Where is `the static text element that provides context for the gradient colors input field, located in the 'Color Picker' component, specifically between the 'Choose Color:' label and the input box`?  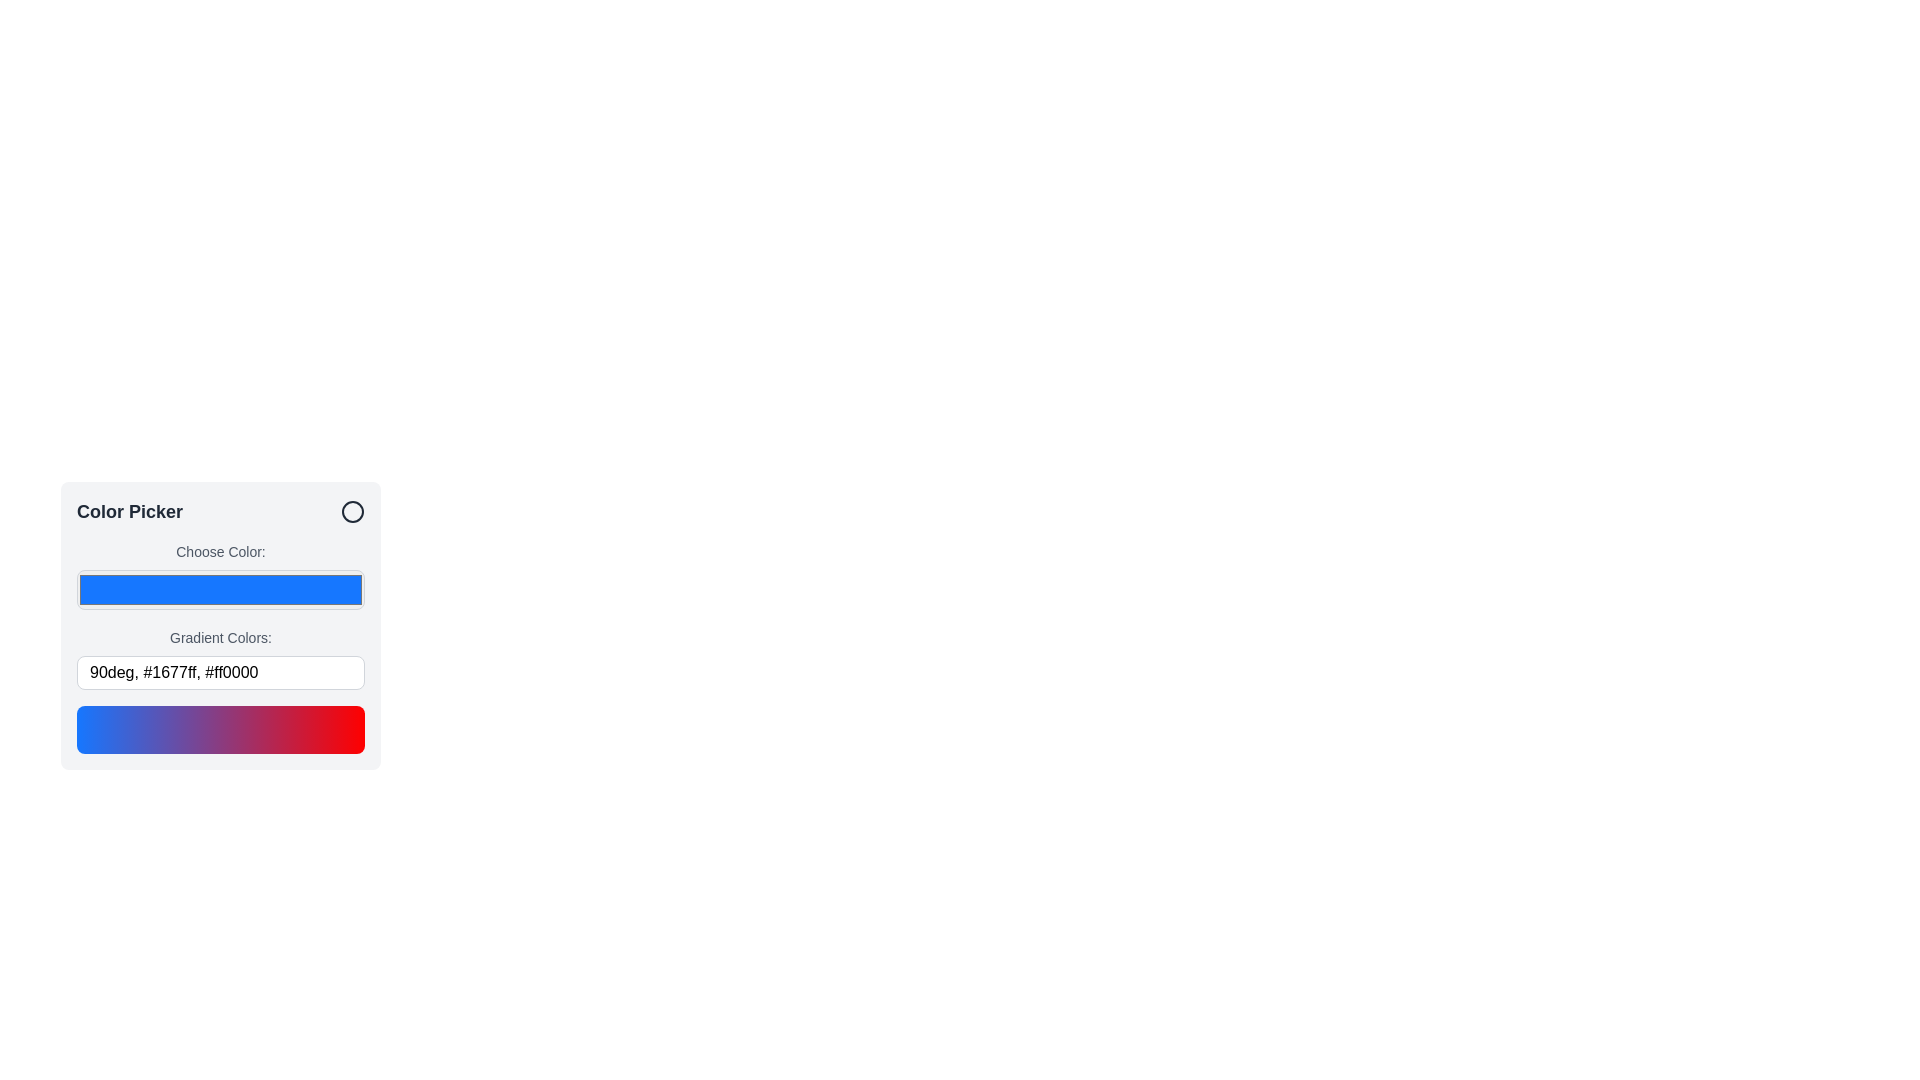 the static text element that provides context for the gradient colors input field, located in the 'Color Picker' component, specifically between the 'Choose Color:' label and the input box is located at coordinates (220, 637).